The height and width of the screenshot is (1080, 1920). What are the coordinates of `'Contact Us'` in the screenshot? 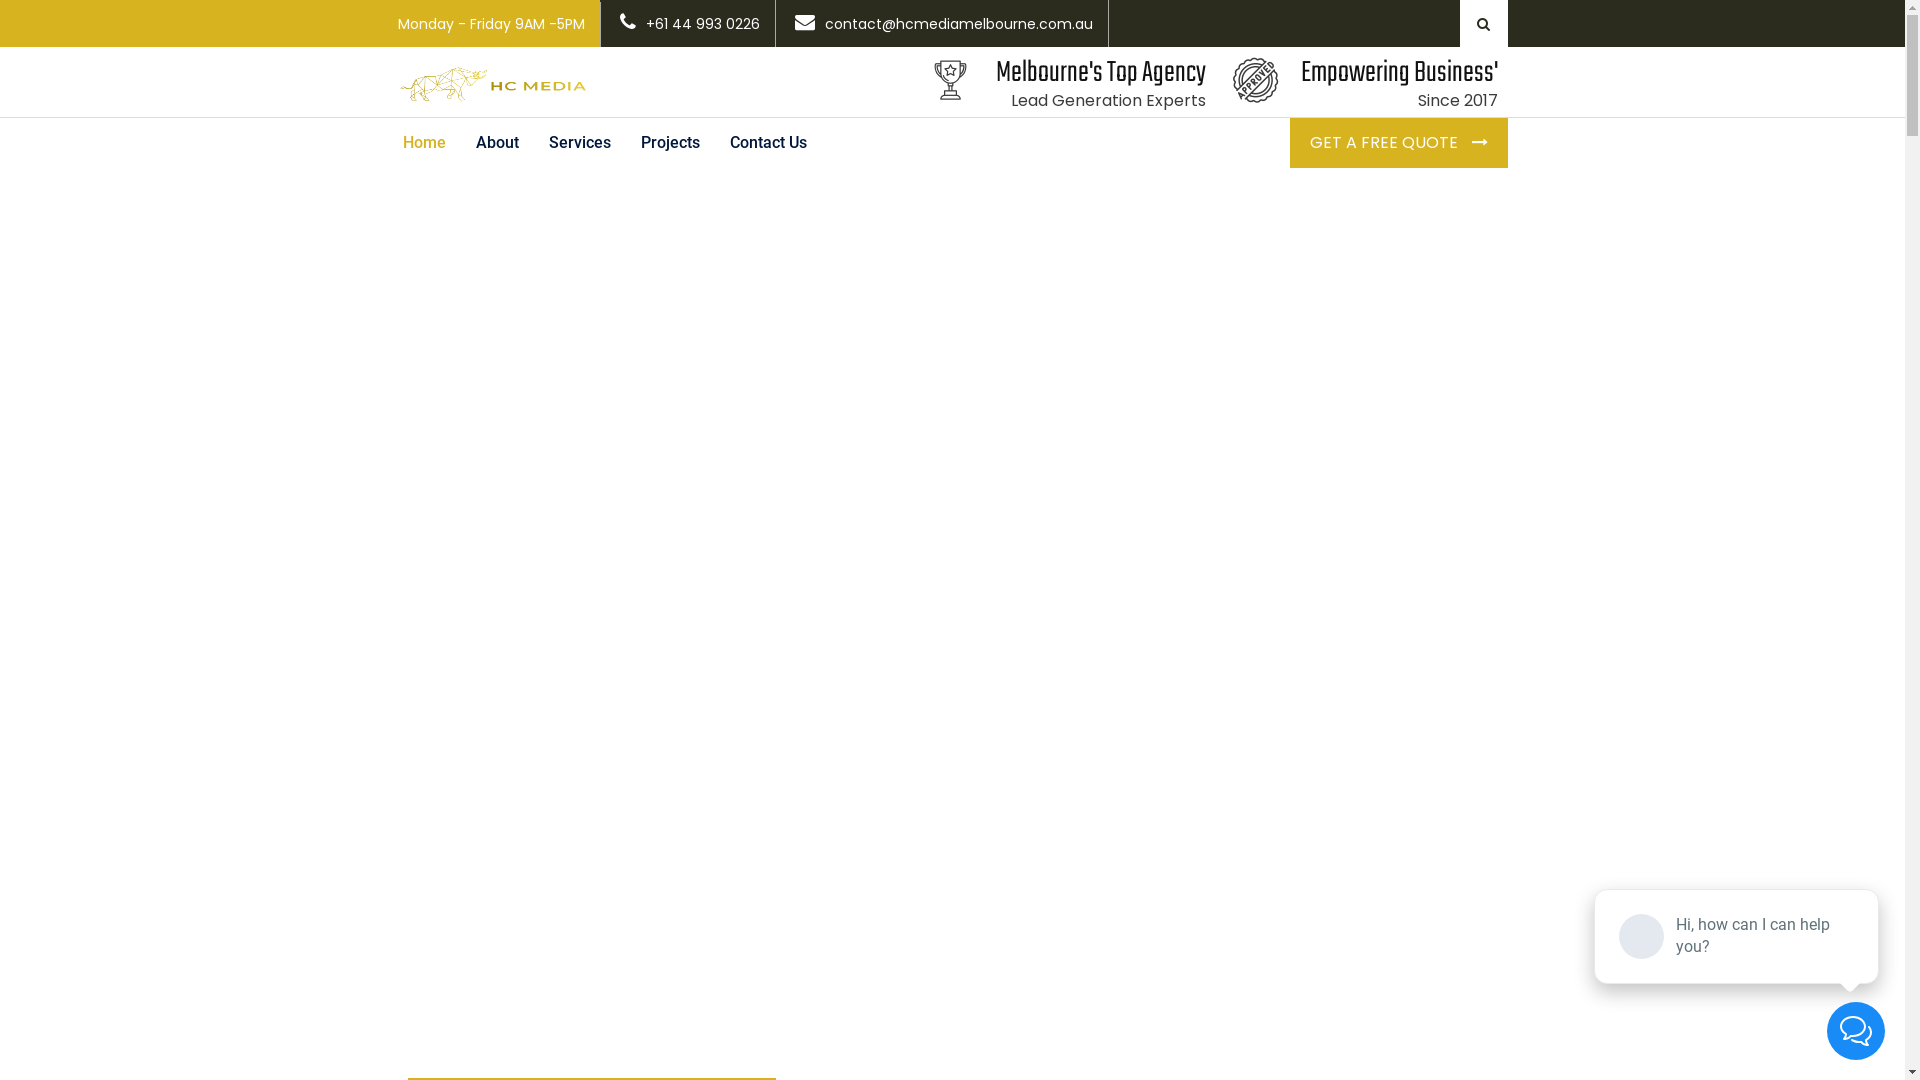 It's located at (766, 141).